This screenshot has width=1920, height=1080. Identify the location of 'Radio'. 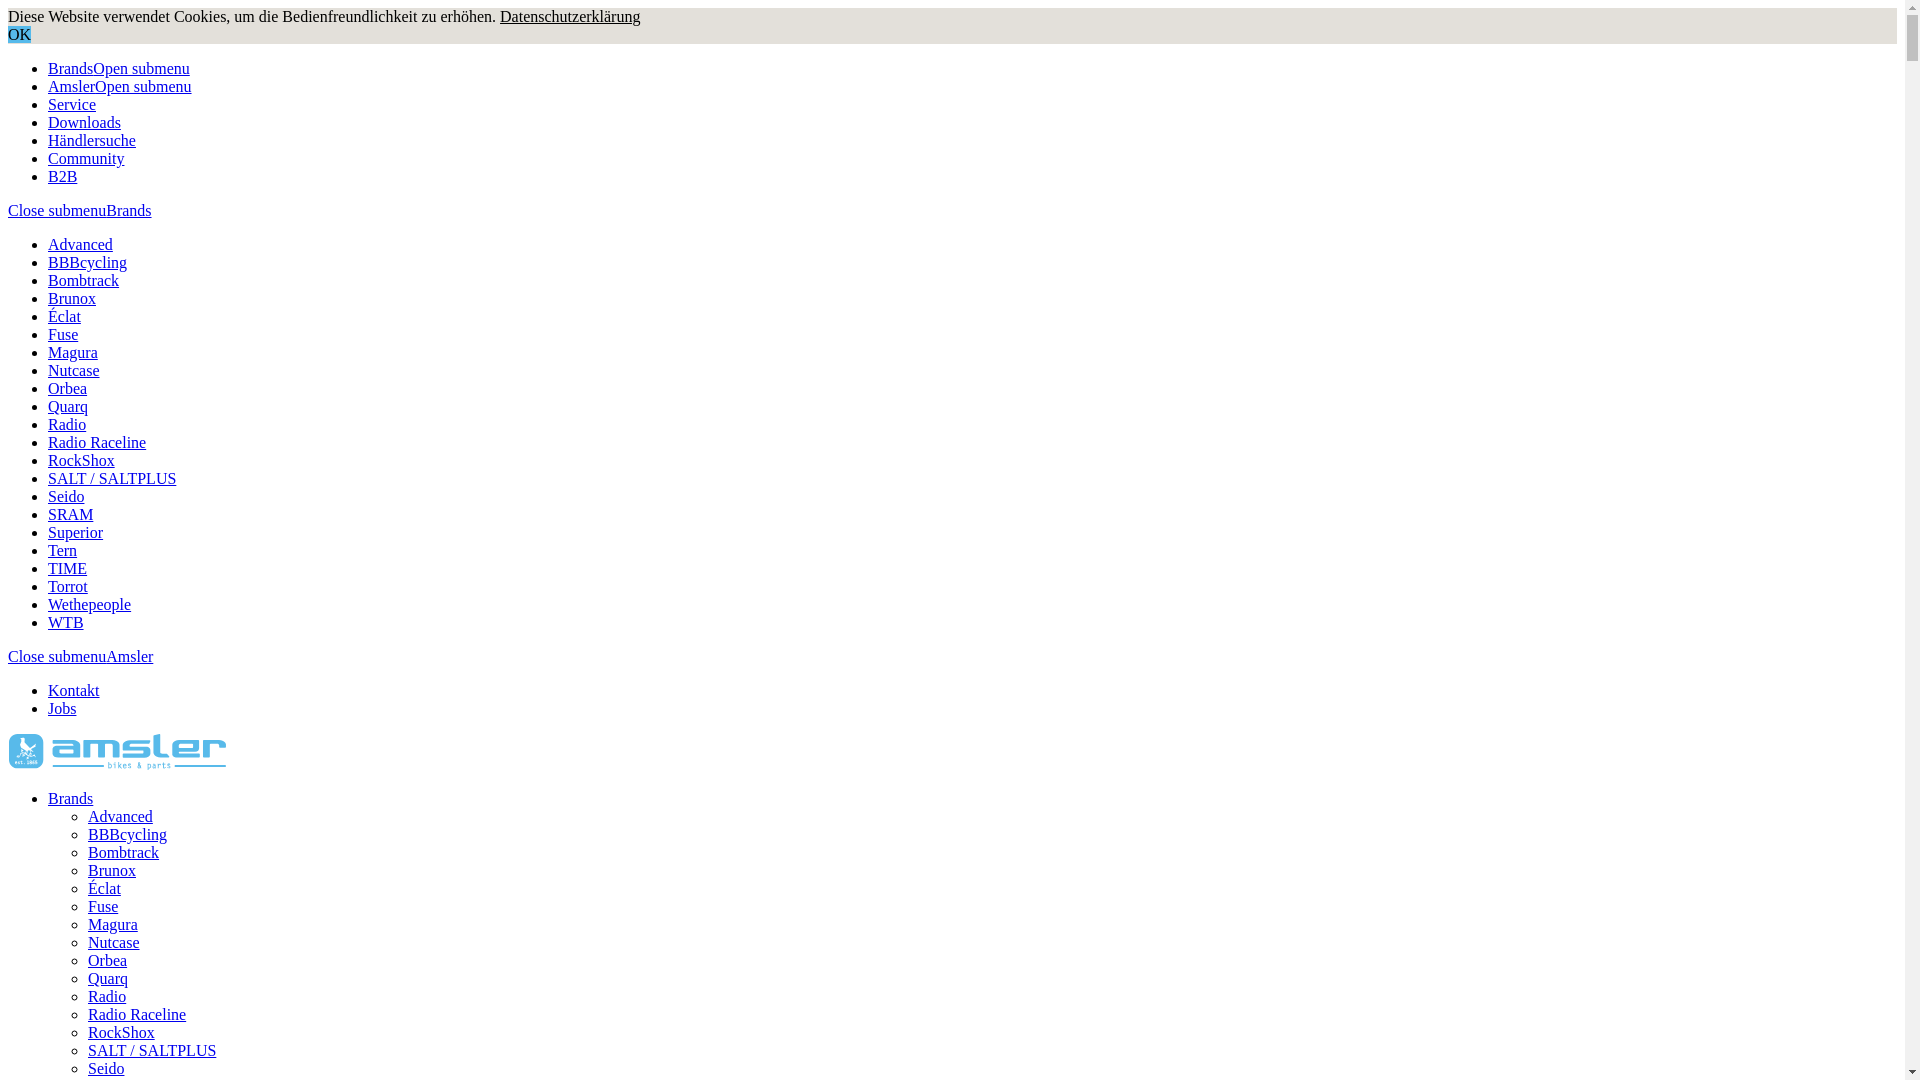
(67, 423).